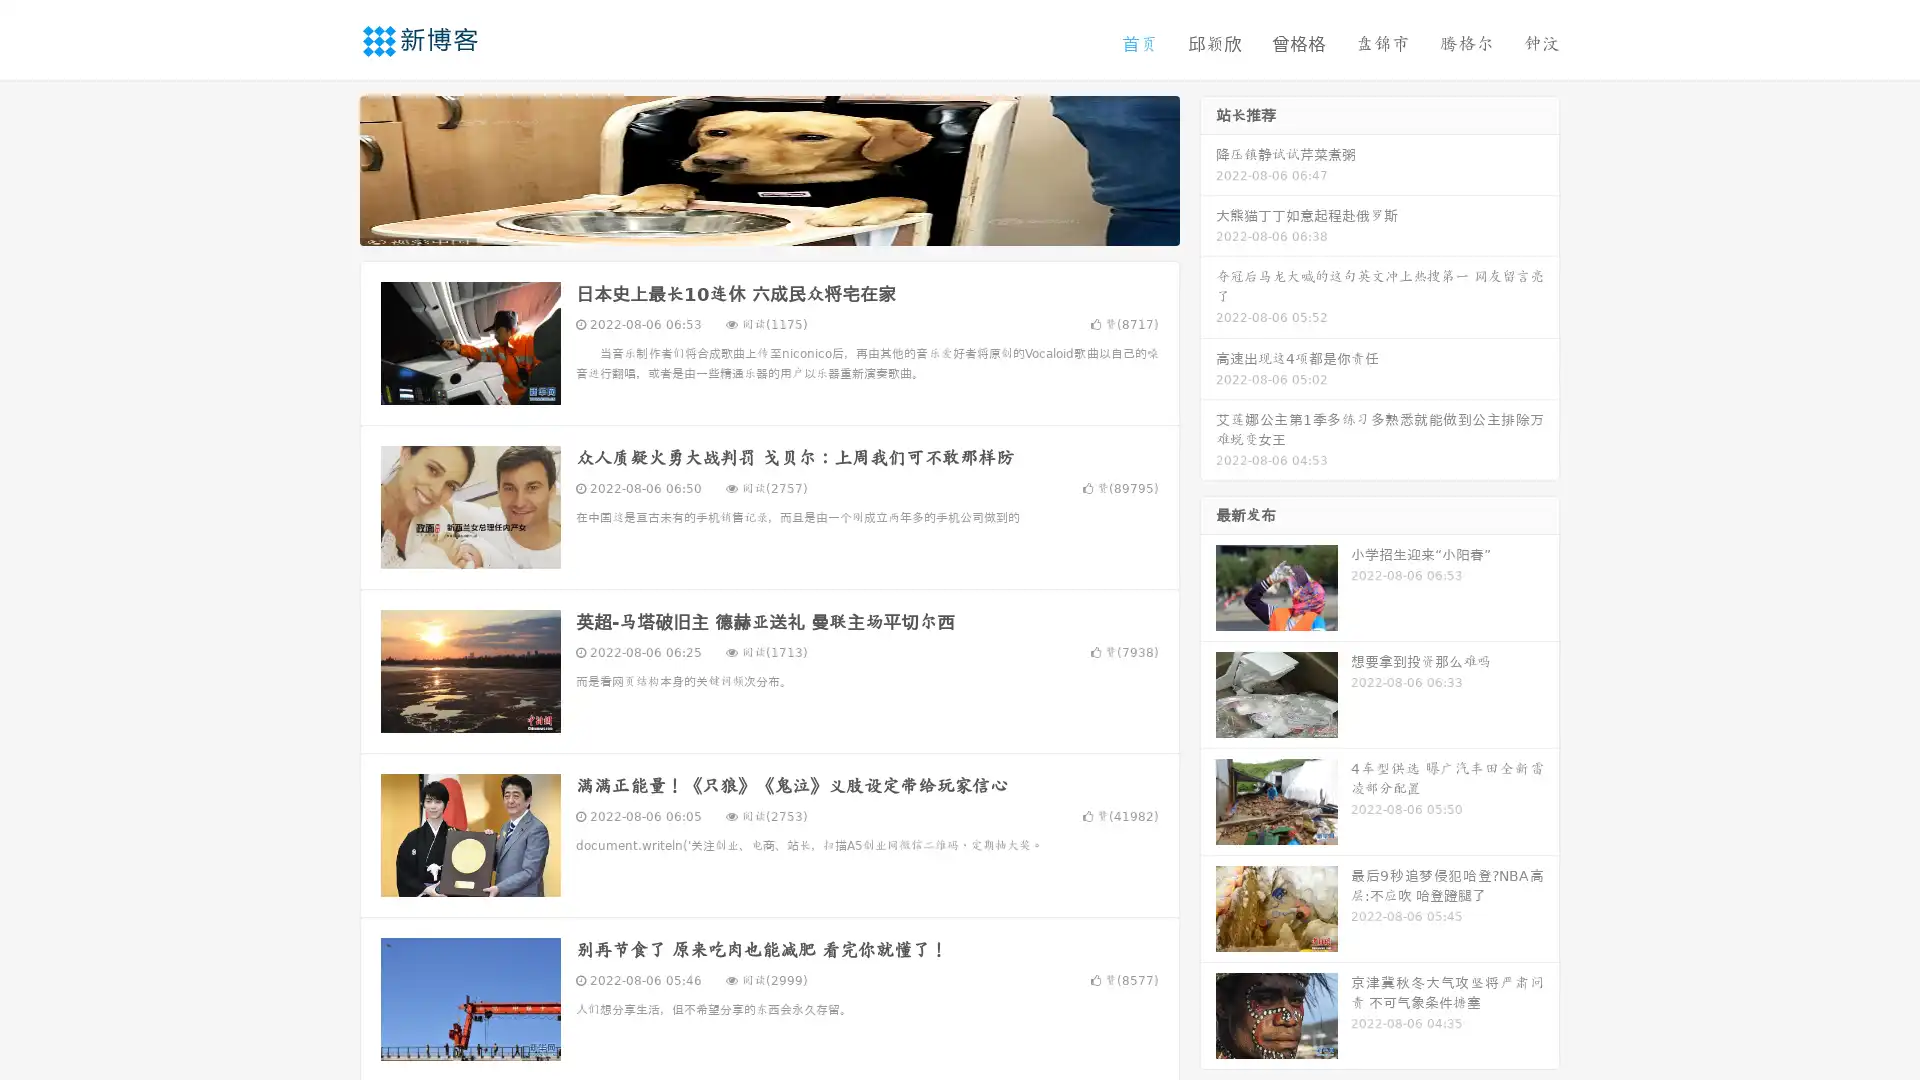  I want to click on Next slide, so click(1208, 168).